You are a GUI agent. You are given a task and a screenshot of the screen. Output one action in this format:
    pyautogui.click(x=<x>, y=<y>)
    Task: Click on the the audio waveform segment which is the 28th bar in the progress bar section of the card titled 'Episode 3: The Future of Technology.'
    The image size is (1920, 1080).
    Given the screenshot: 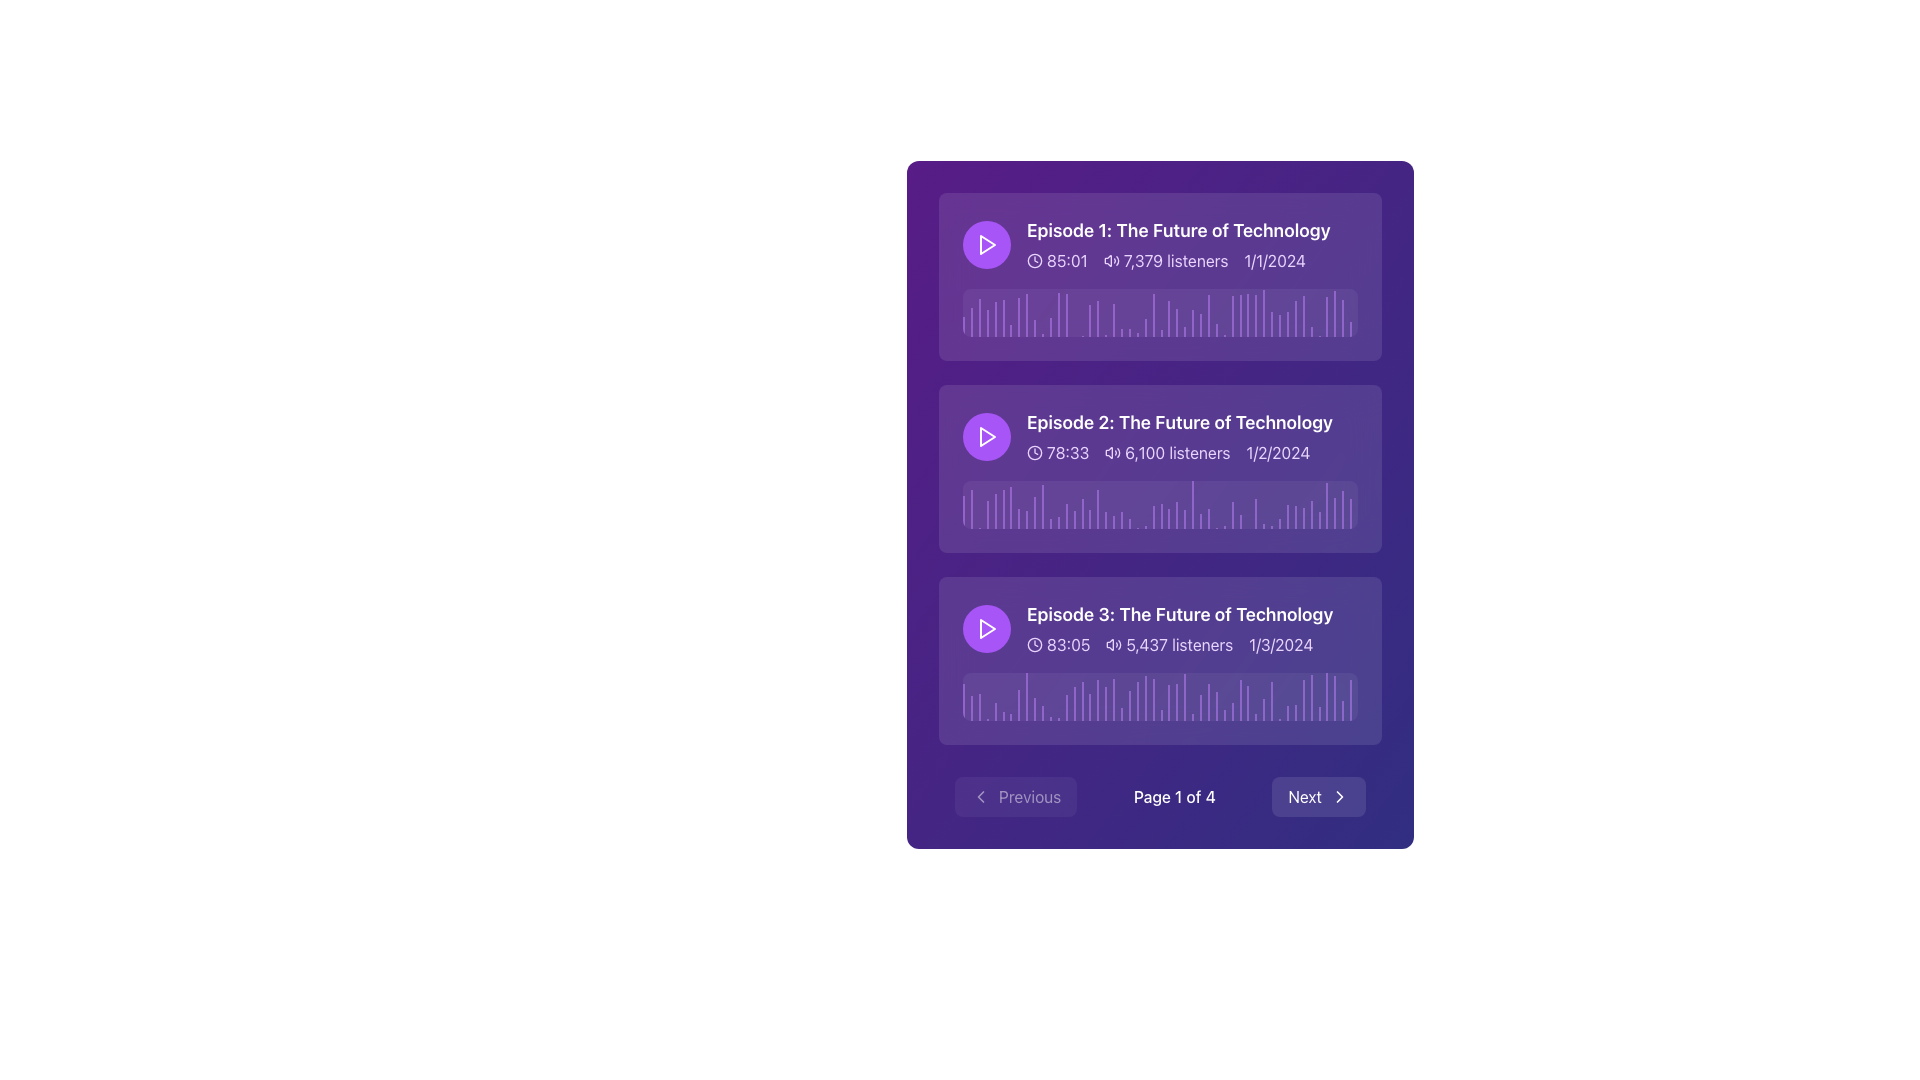 What is the action you would take?
    pyautogui.click(x=1177, y=701)
    